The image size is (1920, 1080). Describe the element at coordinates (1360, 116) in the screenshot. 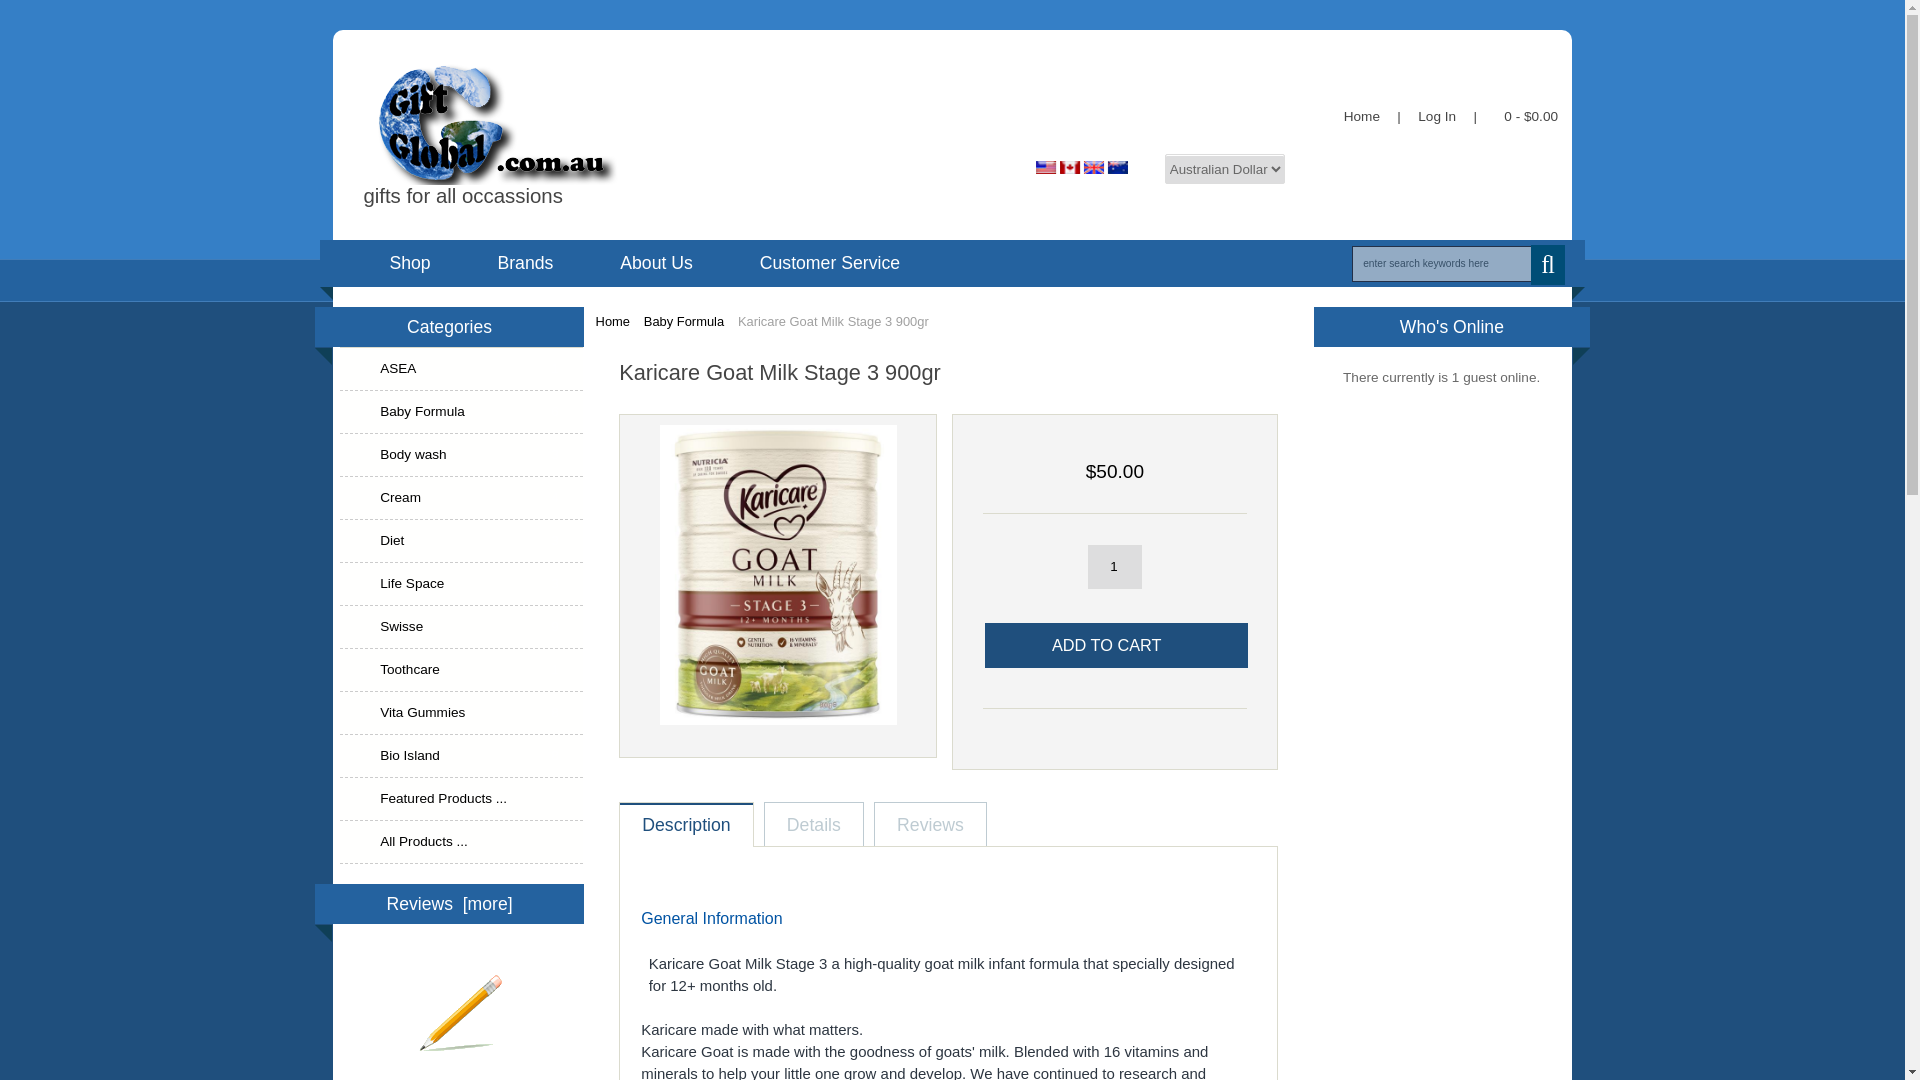

I see `'Home'` at that location.